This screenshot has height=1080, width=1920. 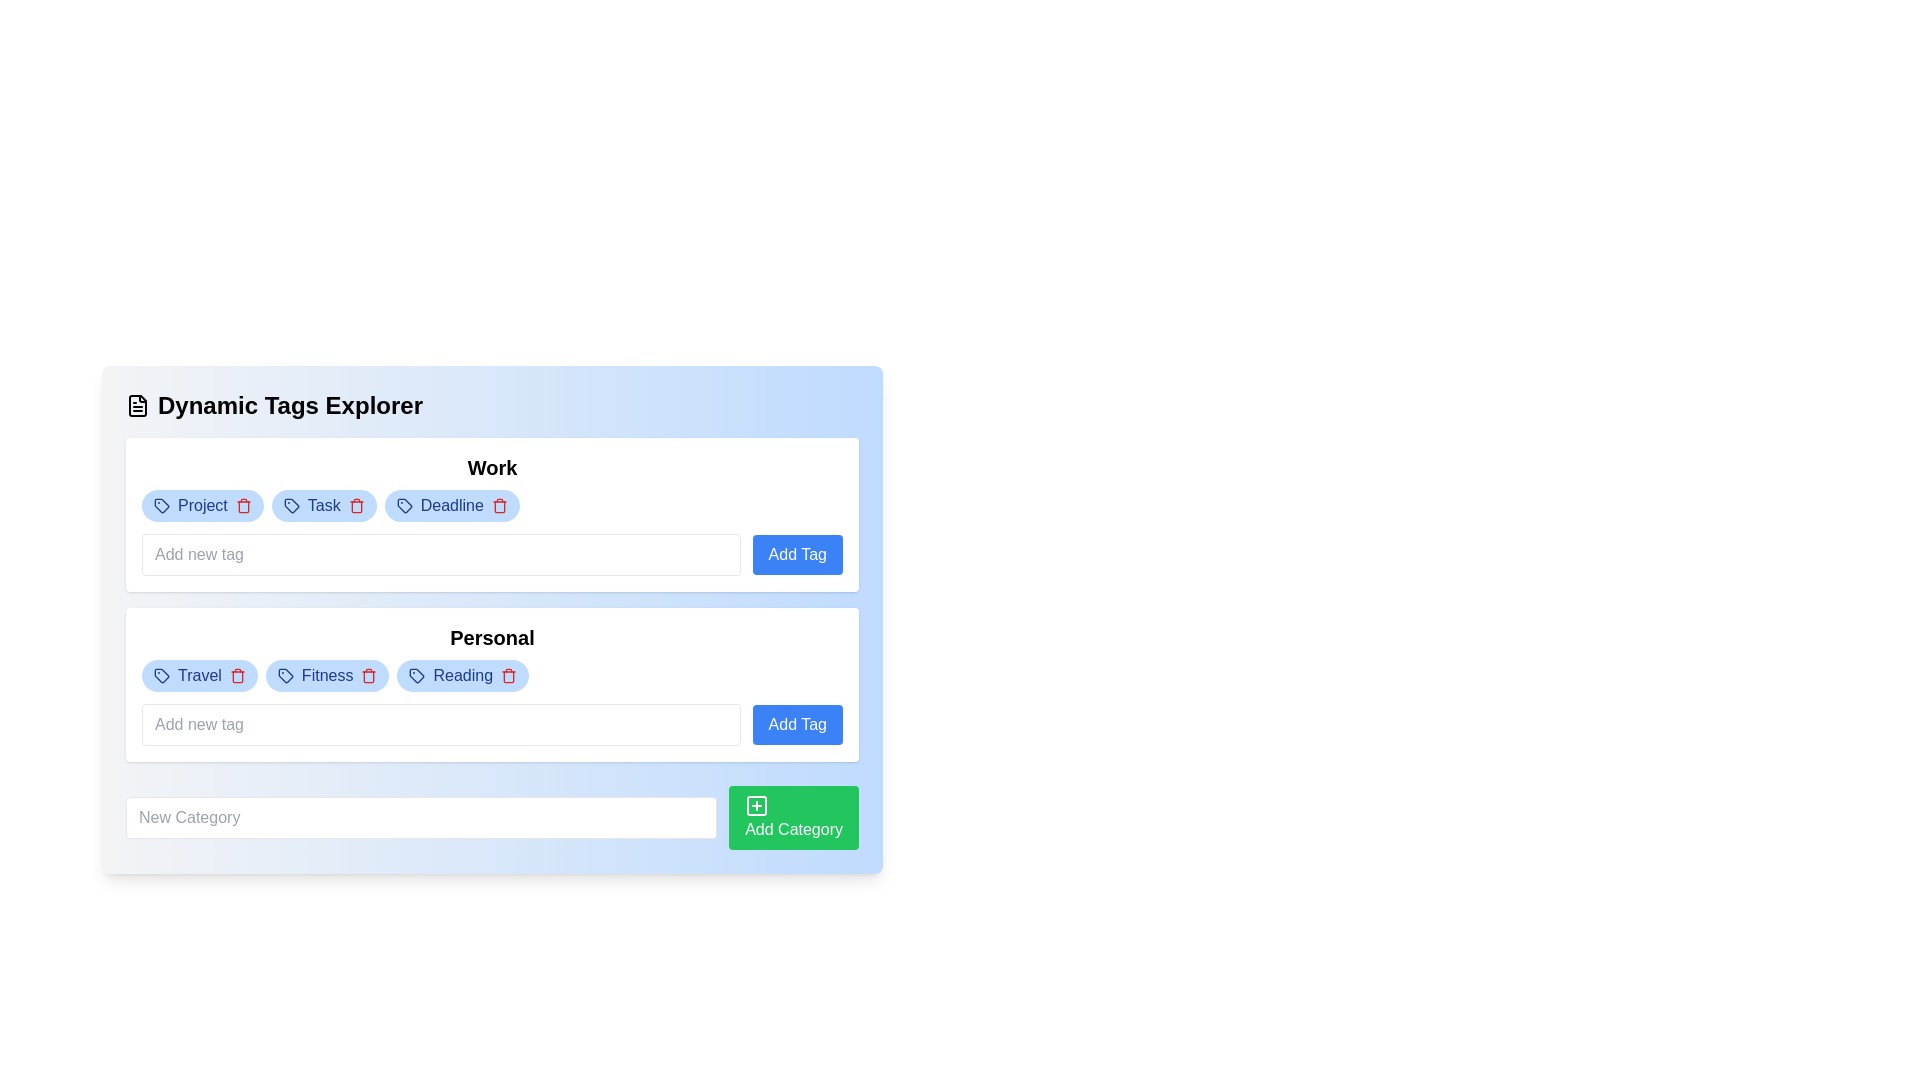 What do you see at coordinates (327, 675) in the screenshot?
I see `the trash icon on the second tag element in the 'Personal' section` at bounding box center [327, 675].